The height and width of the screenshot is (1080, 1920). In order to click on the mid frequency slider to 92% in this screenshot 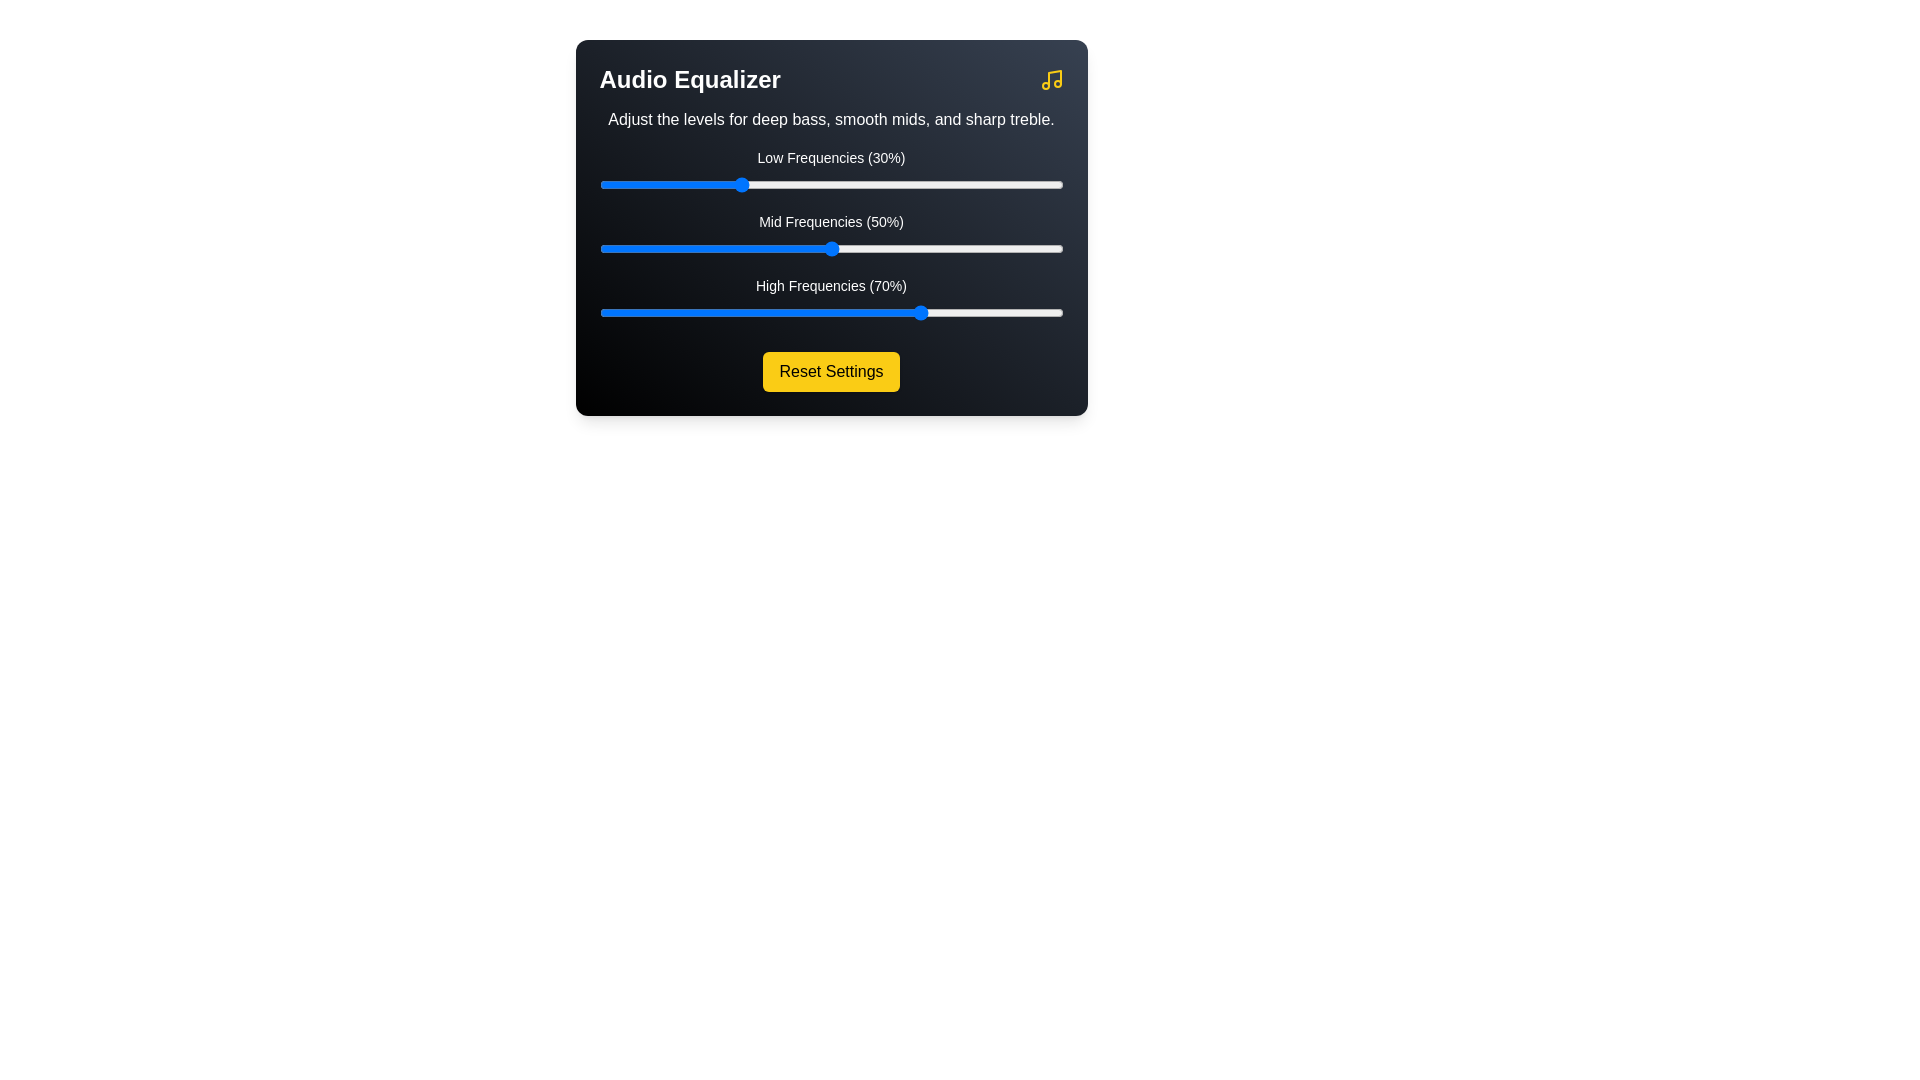, I will do `click(1026, 248)`.